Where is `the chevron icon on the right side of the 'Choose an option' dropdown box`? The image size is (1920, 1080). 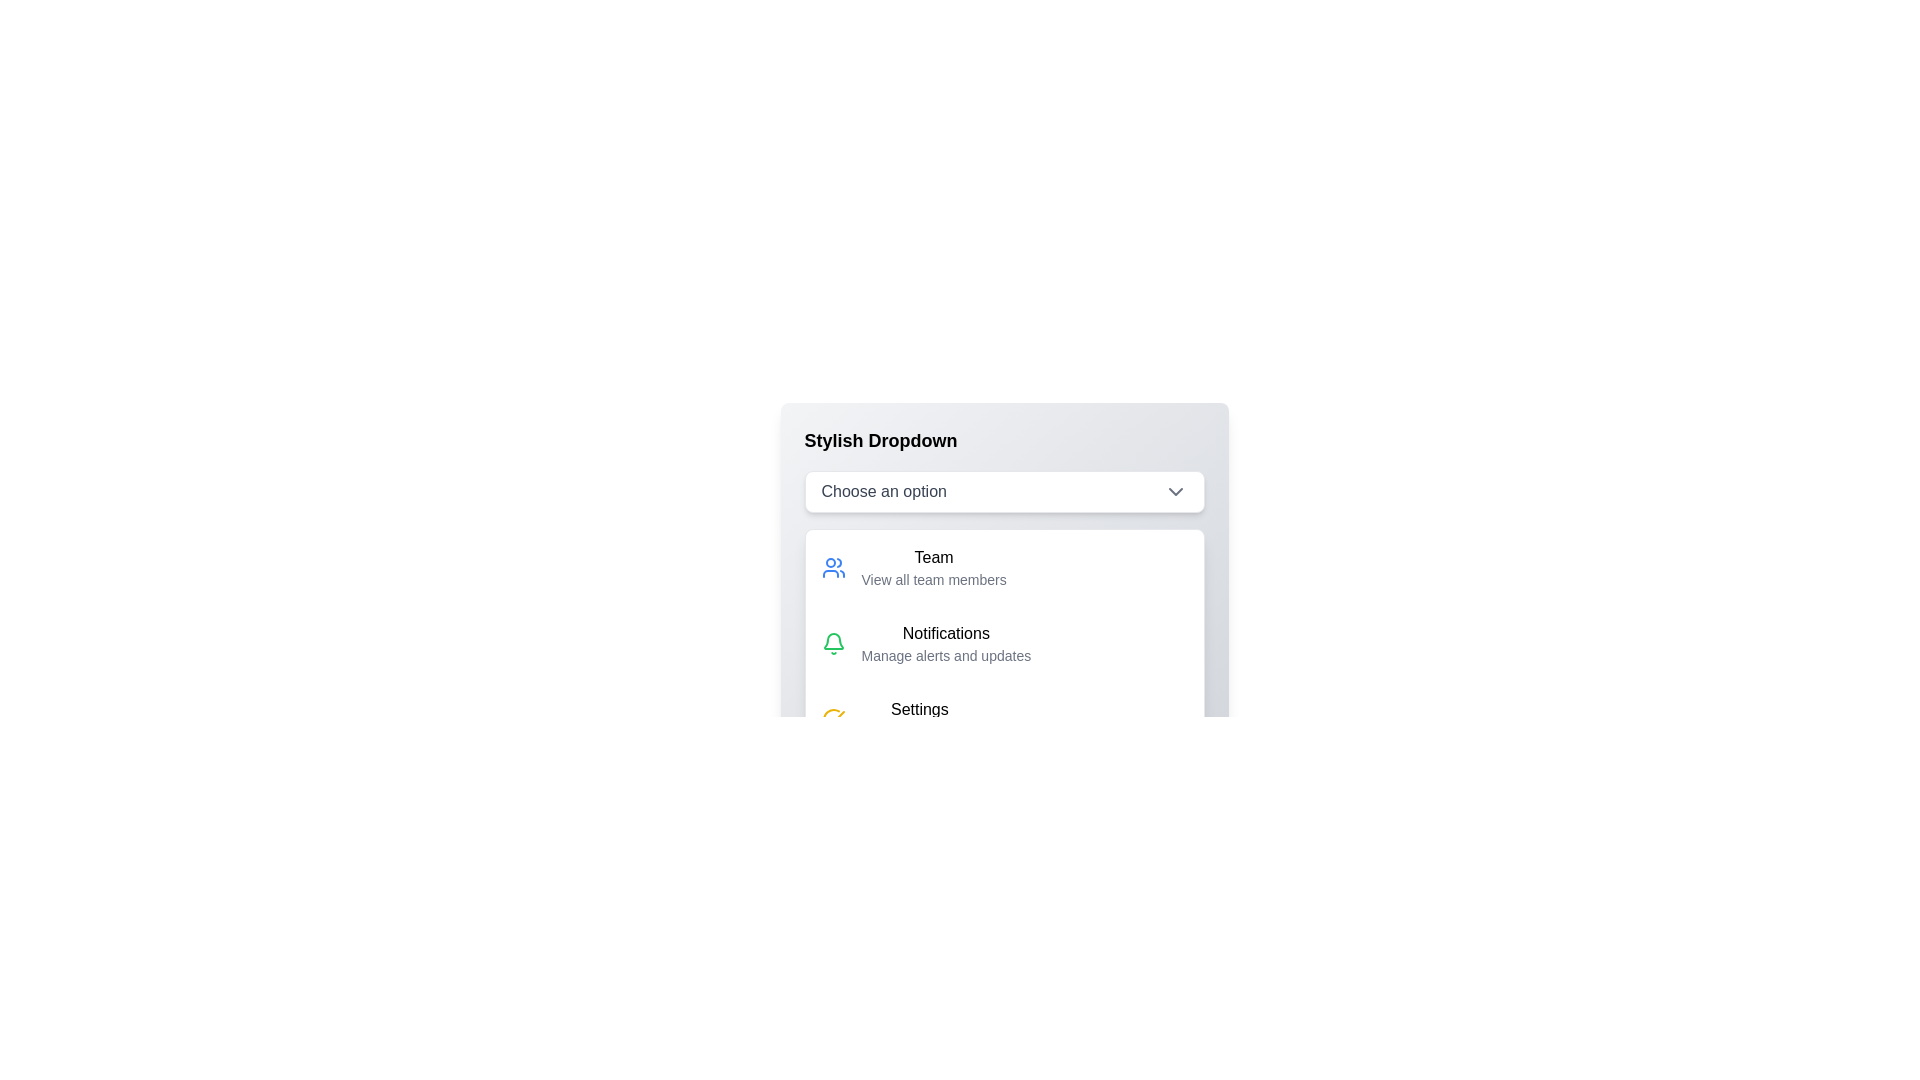 the chevron icon on the right side of the 'Choose an option' dropdown box is located at coordinates (1175, 492).